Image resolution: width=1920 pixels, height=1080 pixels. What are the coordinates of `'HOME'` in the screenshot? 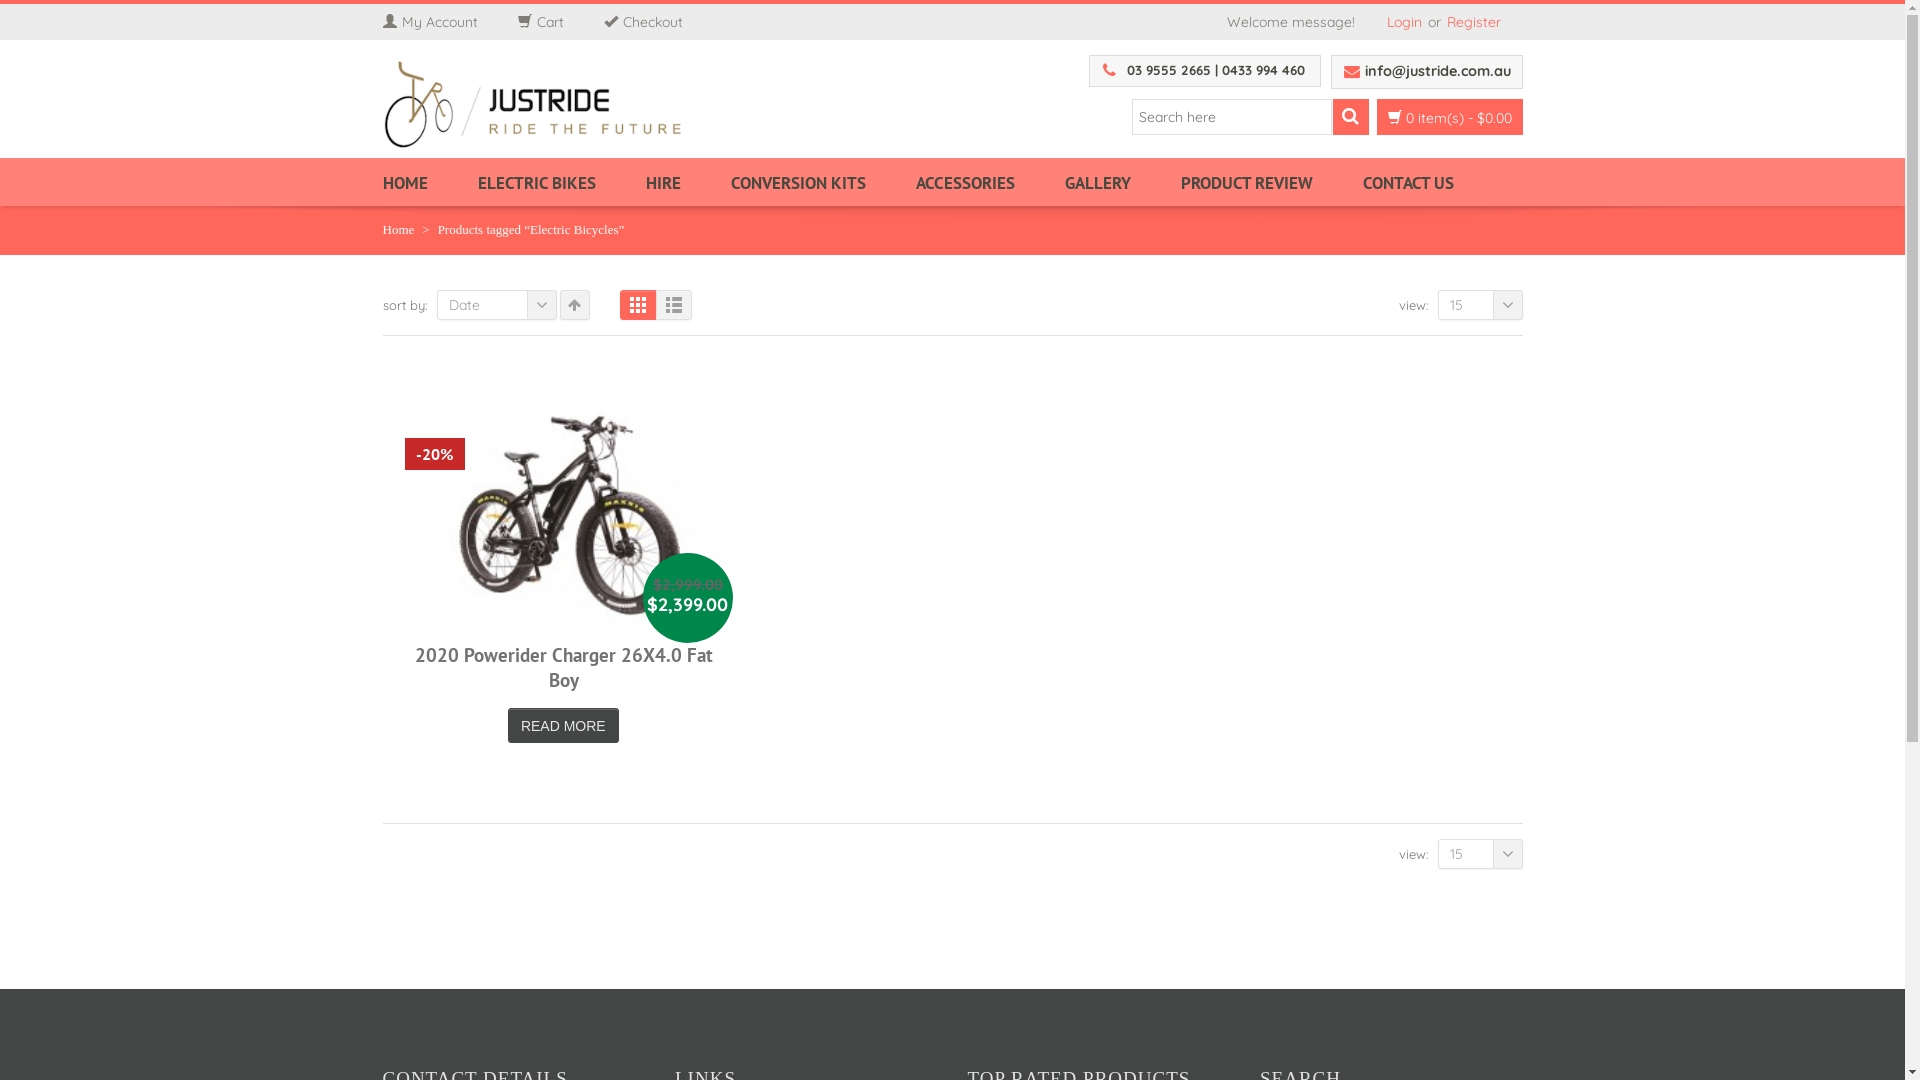 It's located at (428, 181).